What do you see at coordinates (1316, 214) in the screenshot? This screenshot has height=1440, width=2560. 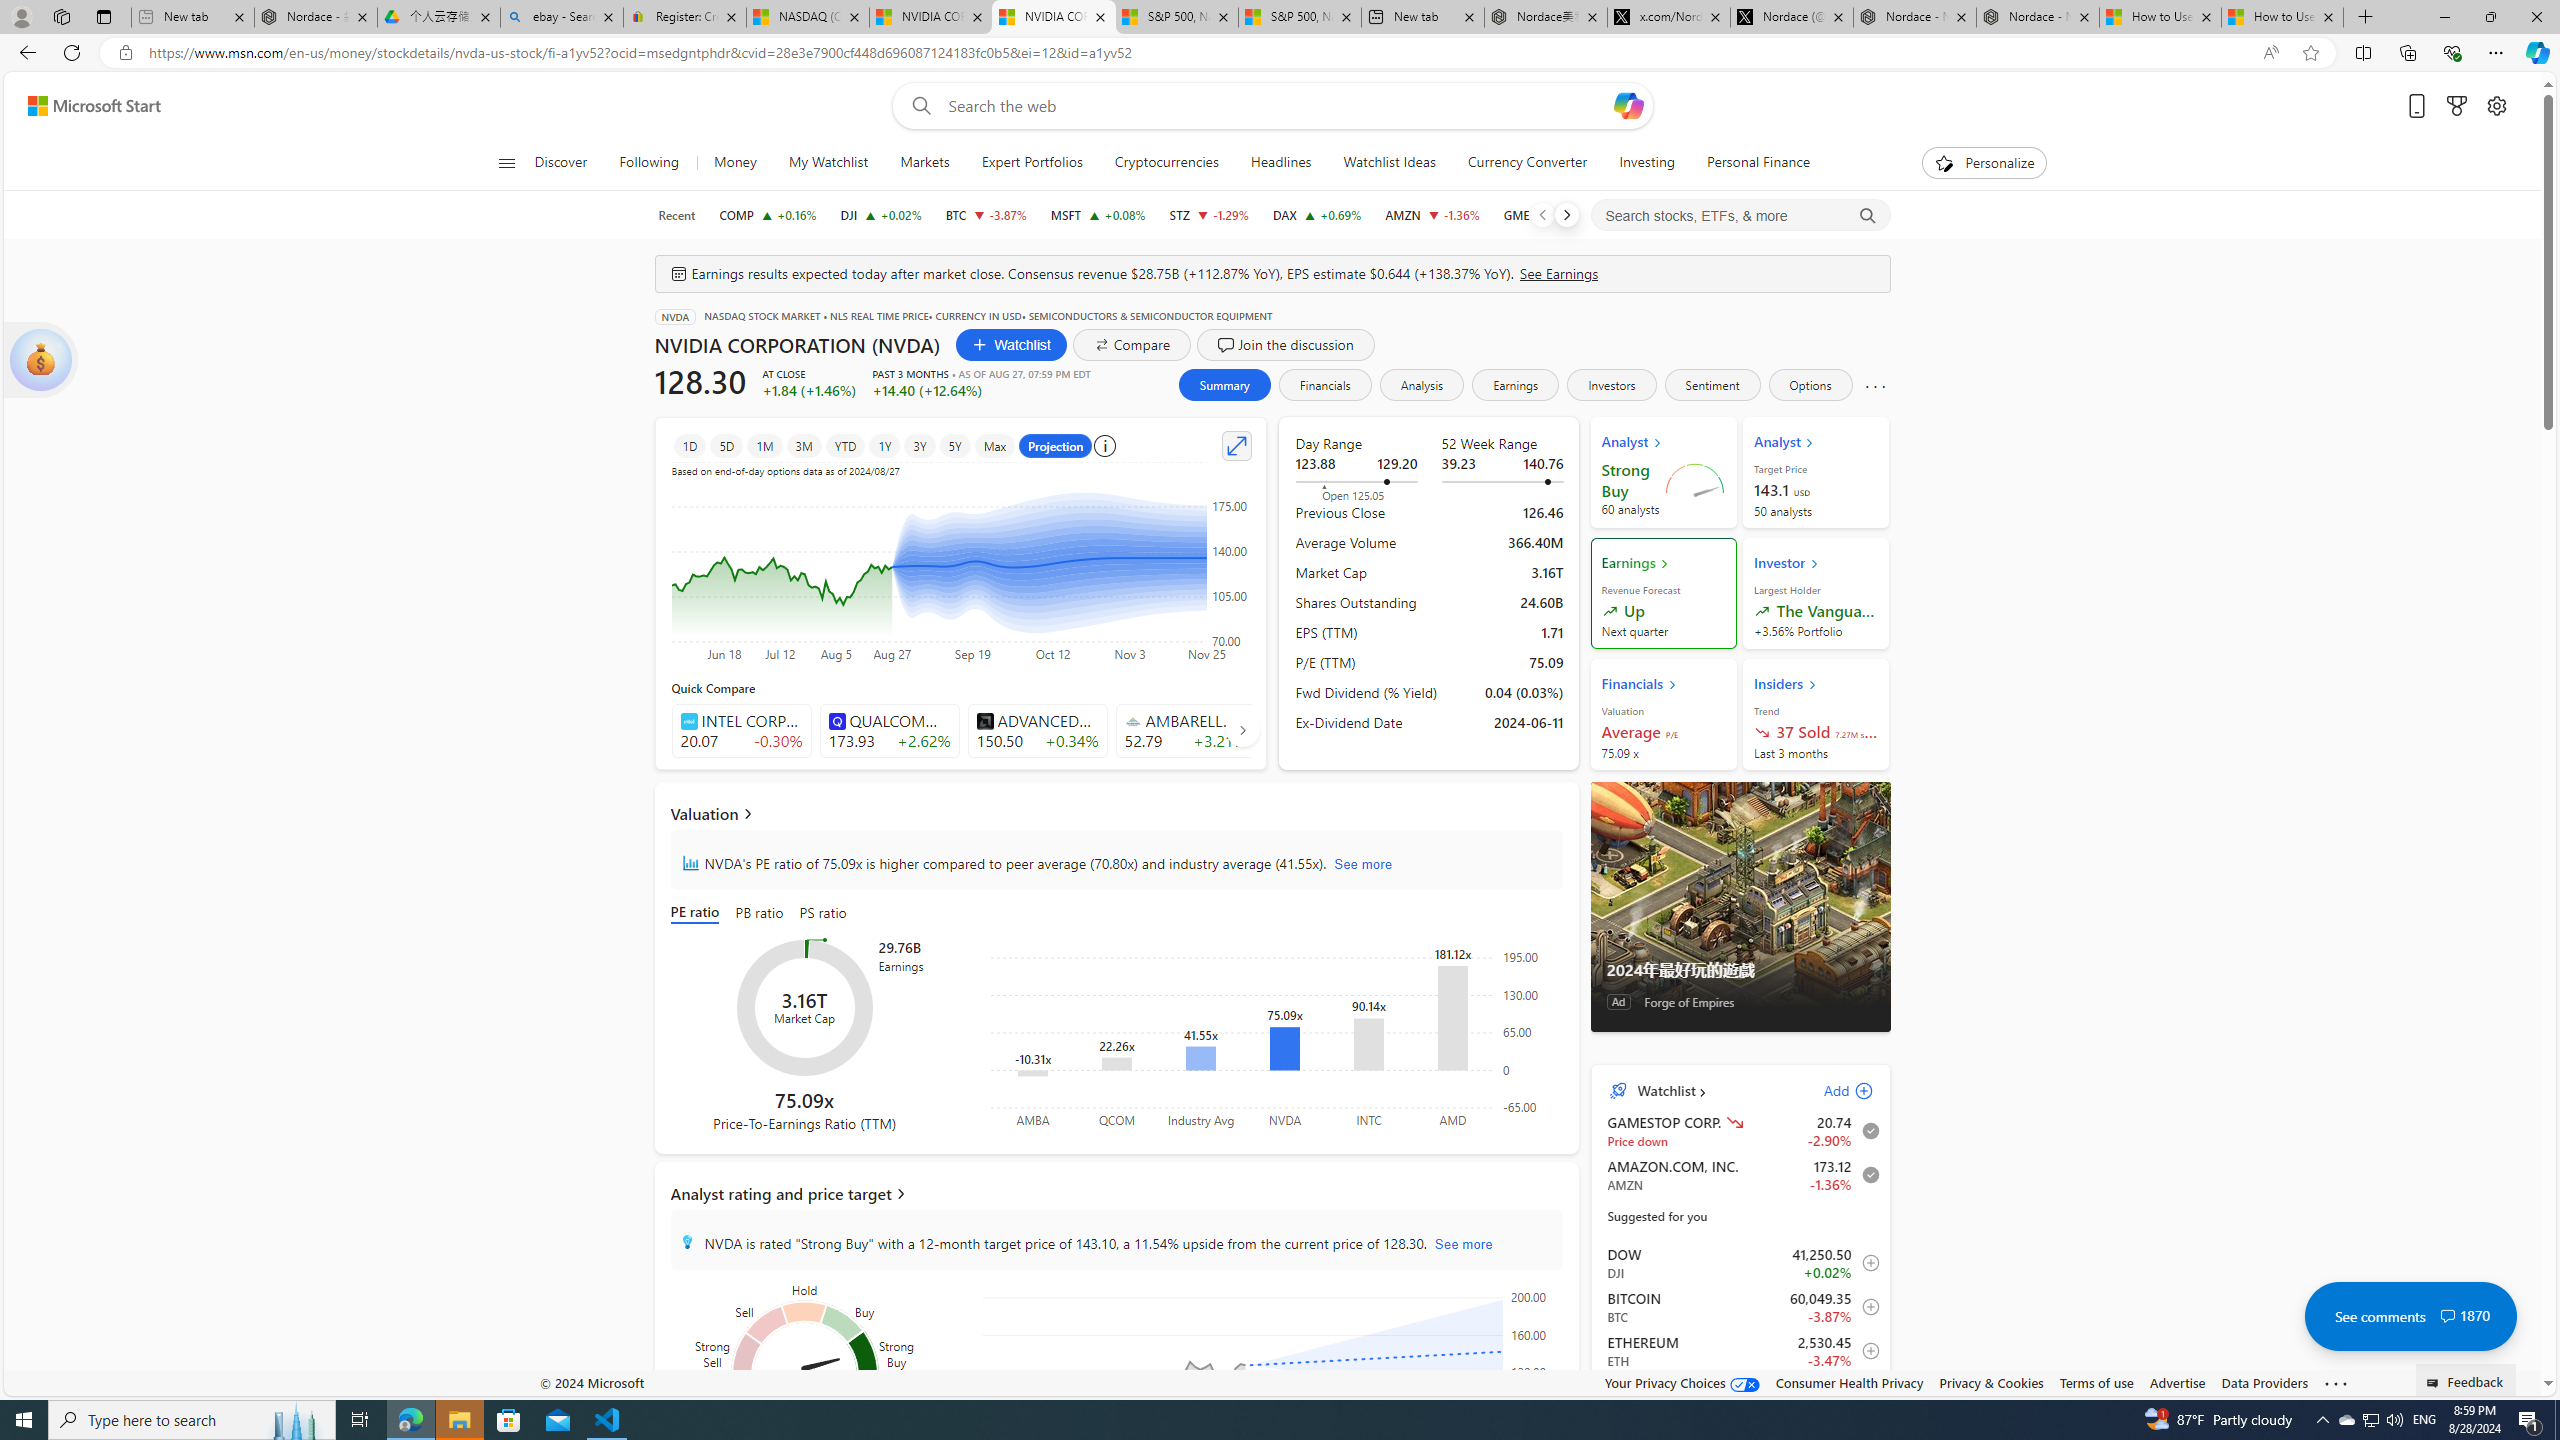 I see `'DAX DAX increase 18,810.79 +128.98 +0.69%'` at bounding box center [1316, 214].